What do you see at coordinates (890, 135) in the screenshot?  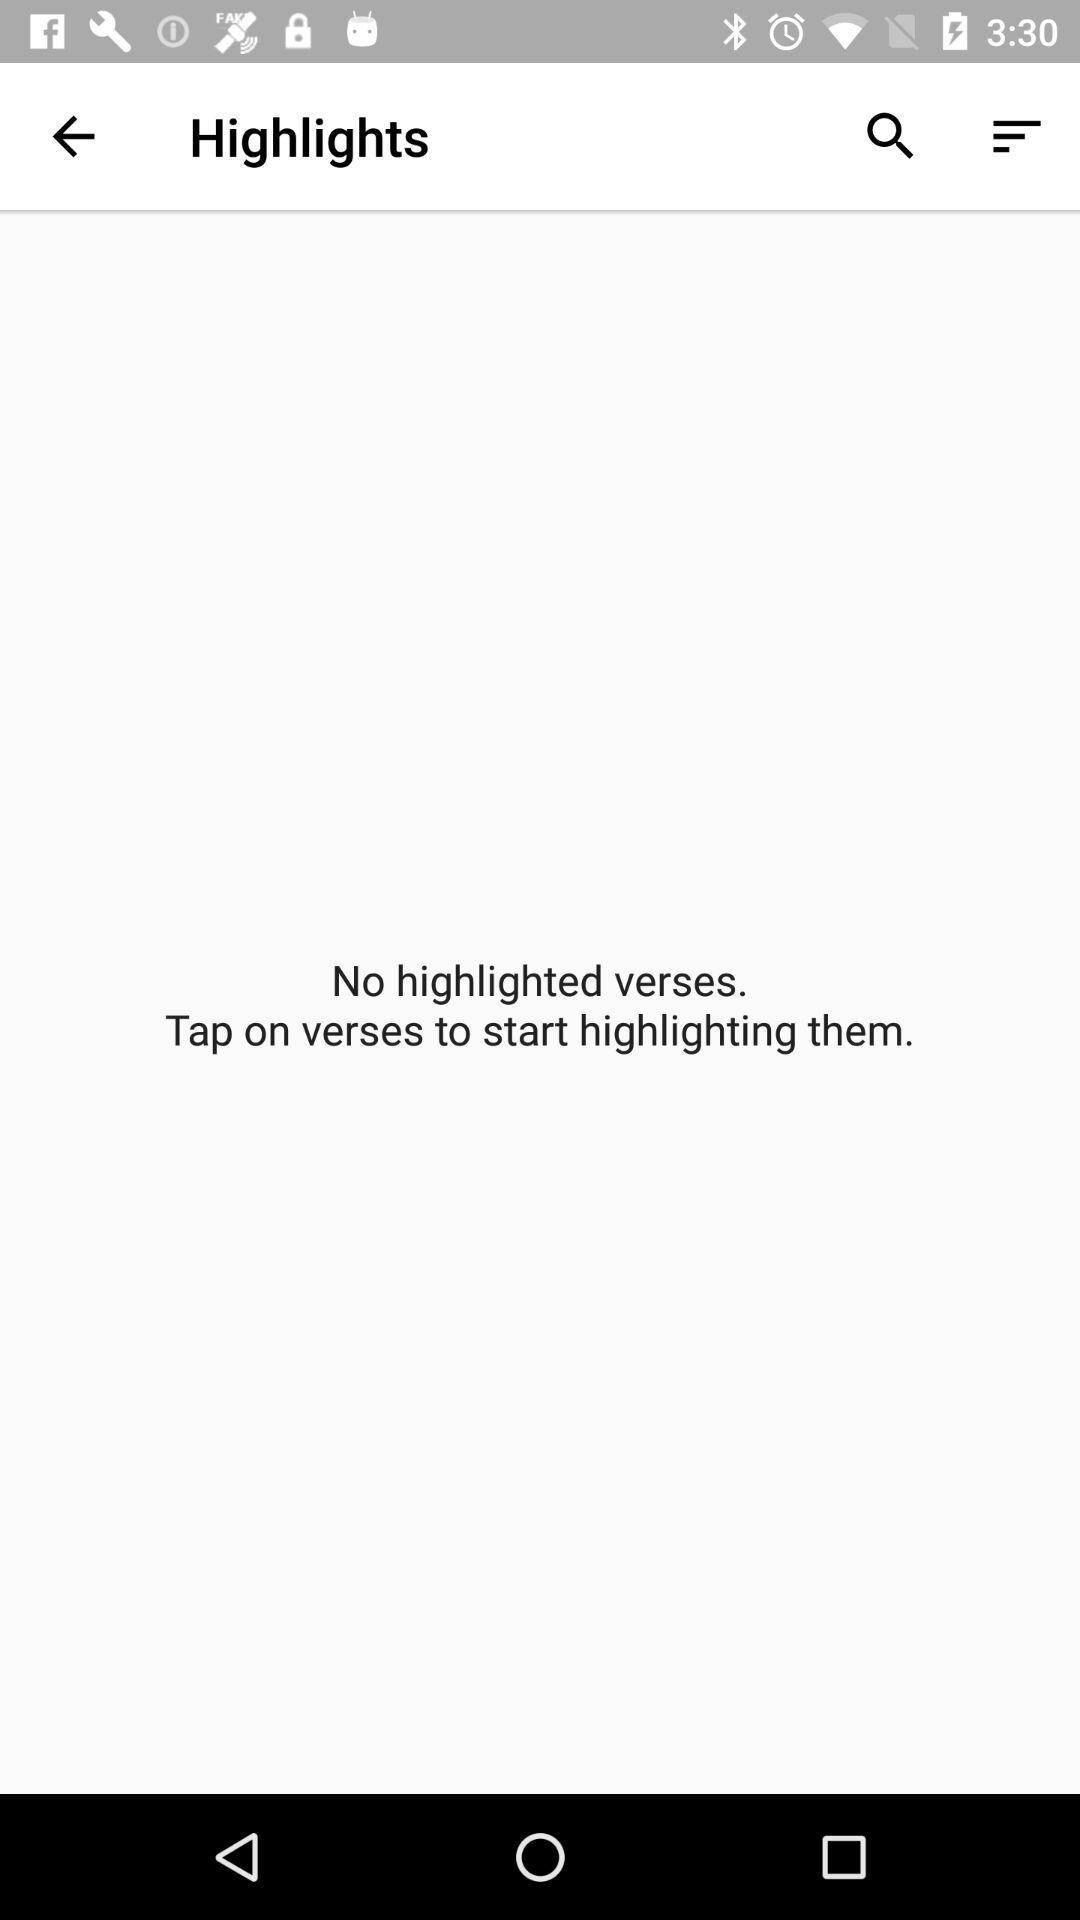 I see `the app to the right of highlights app` at bounding box center [890, 135].